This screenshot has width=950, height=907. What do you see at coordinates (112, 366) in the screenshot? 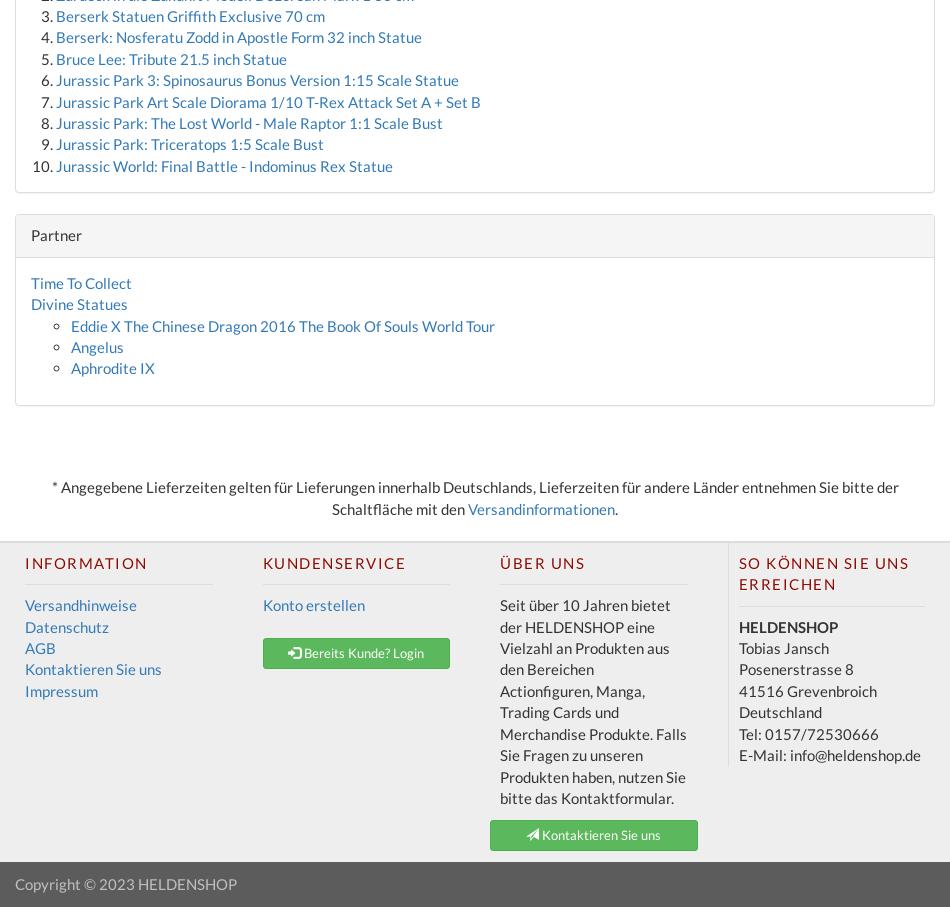
I see `'Aphrodite IX'` at bounding box center [112, 366].